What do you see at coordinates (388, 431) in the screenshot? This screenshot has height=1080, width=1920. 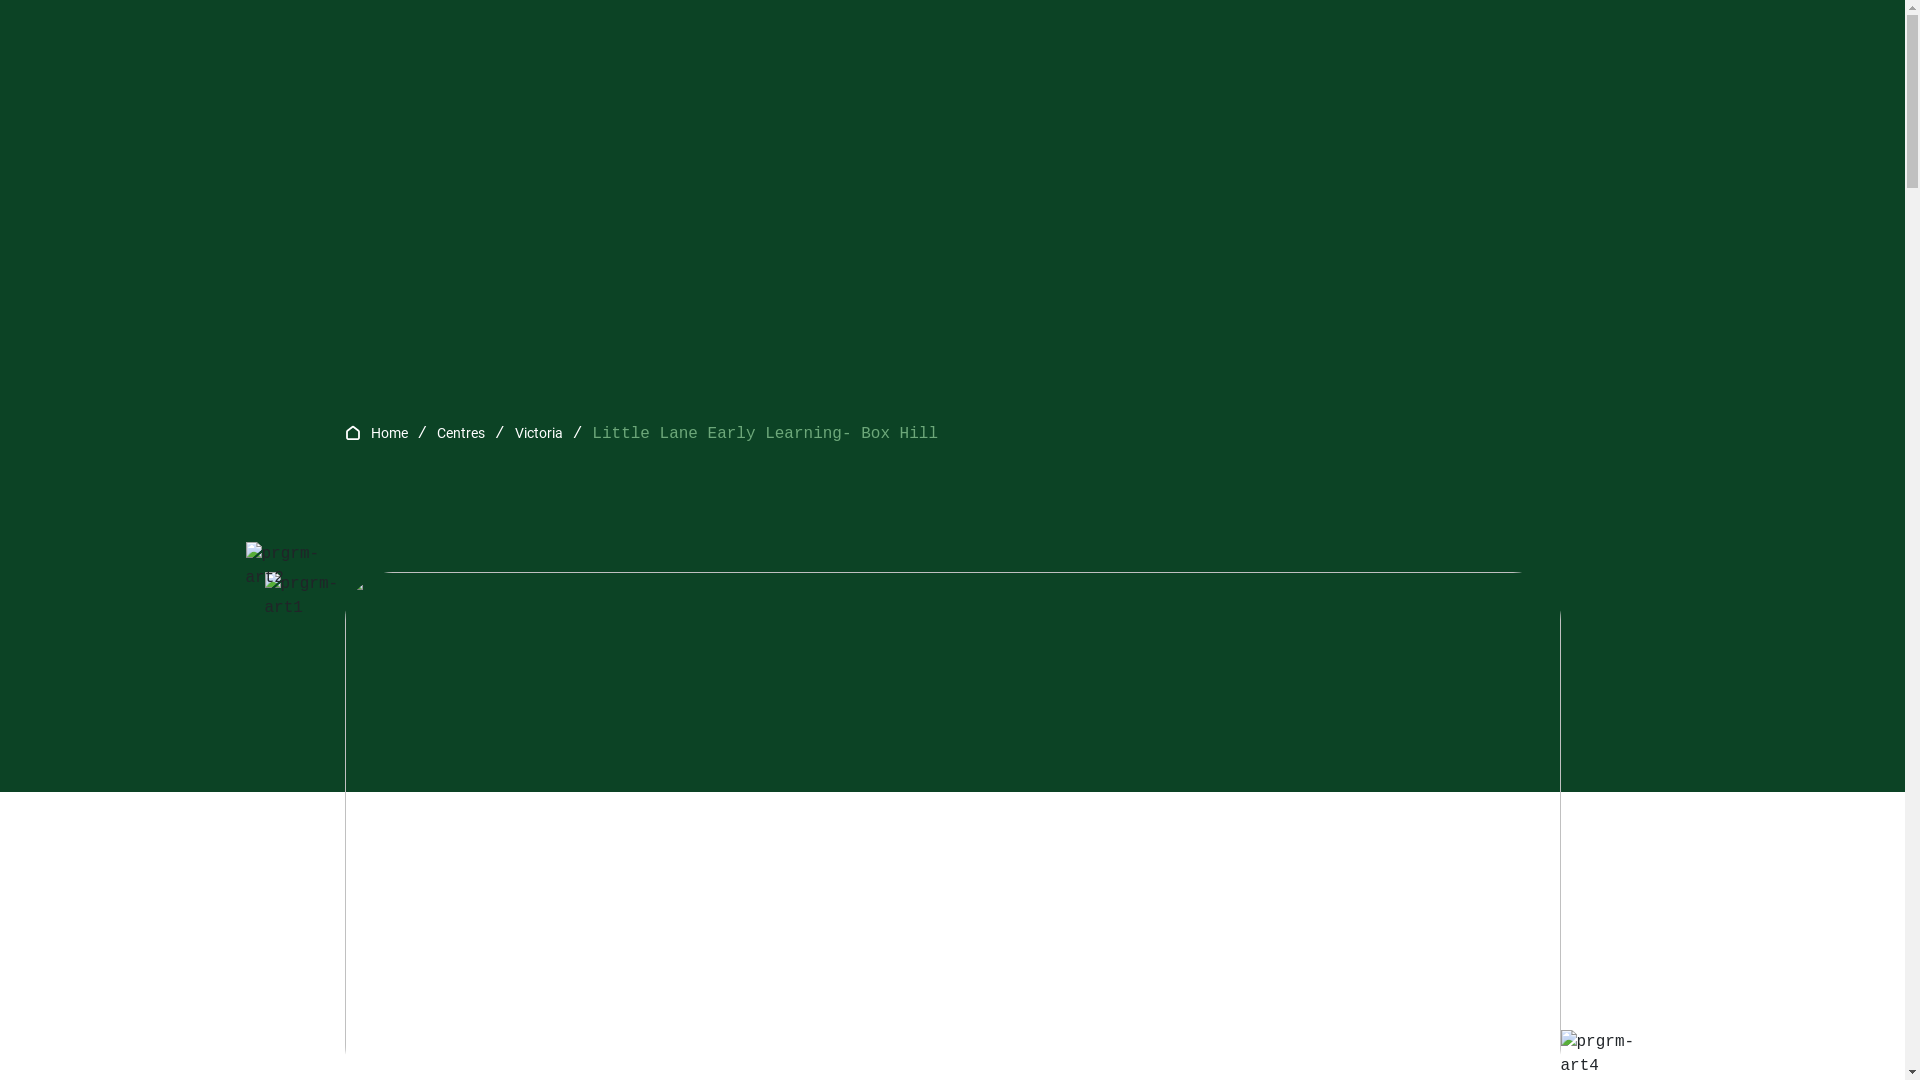 I see `'Home'` at bounding box center [388, 431].